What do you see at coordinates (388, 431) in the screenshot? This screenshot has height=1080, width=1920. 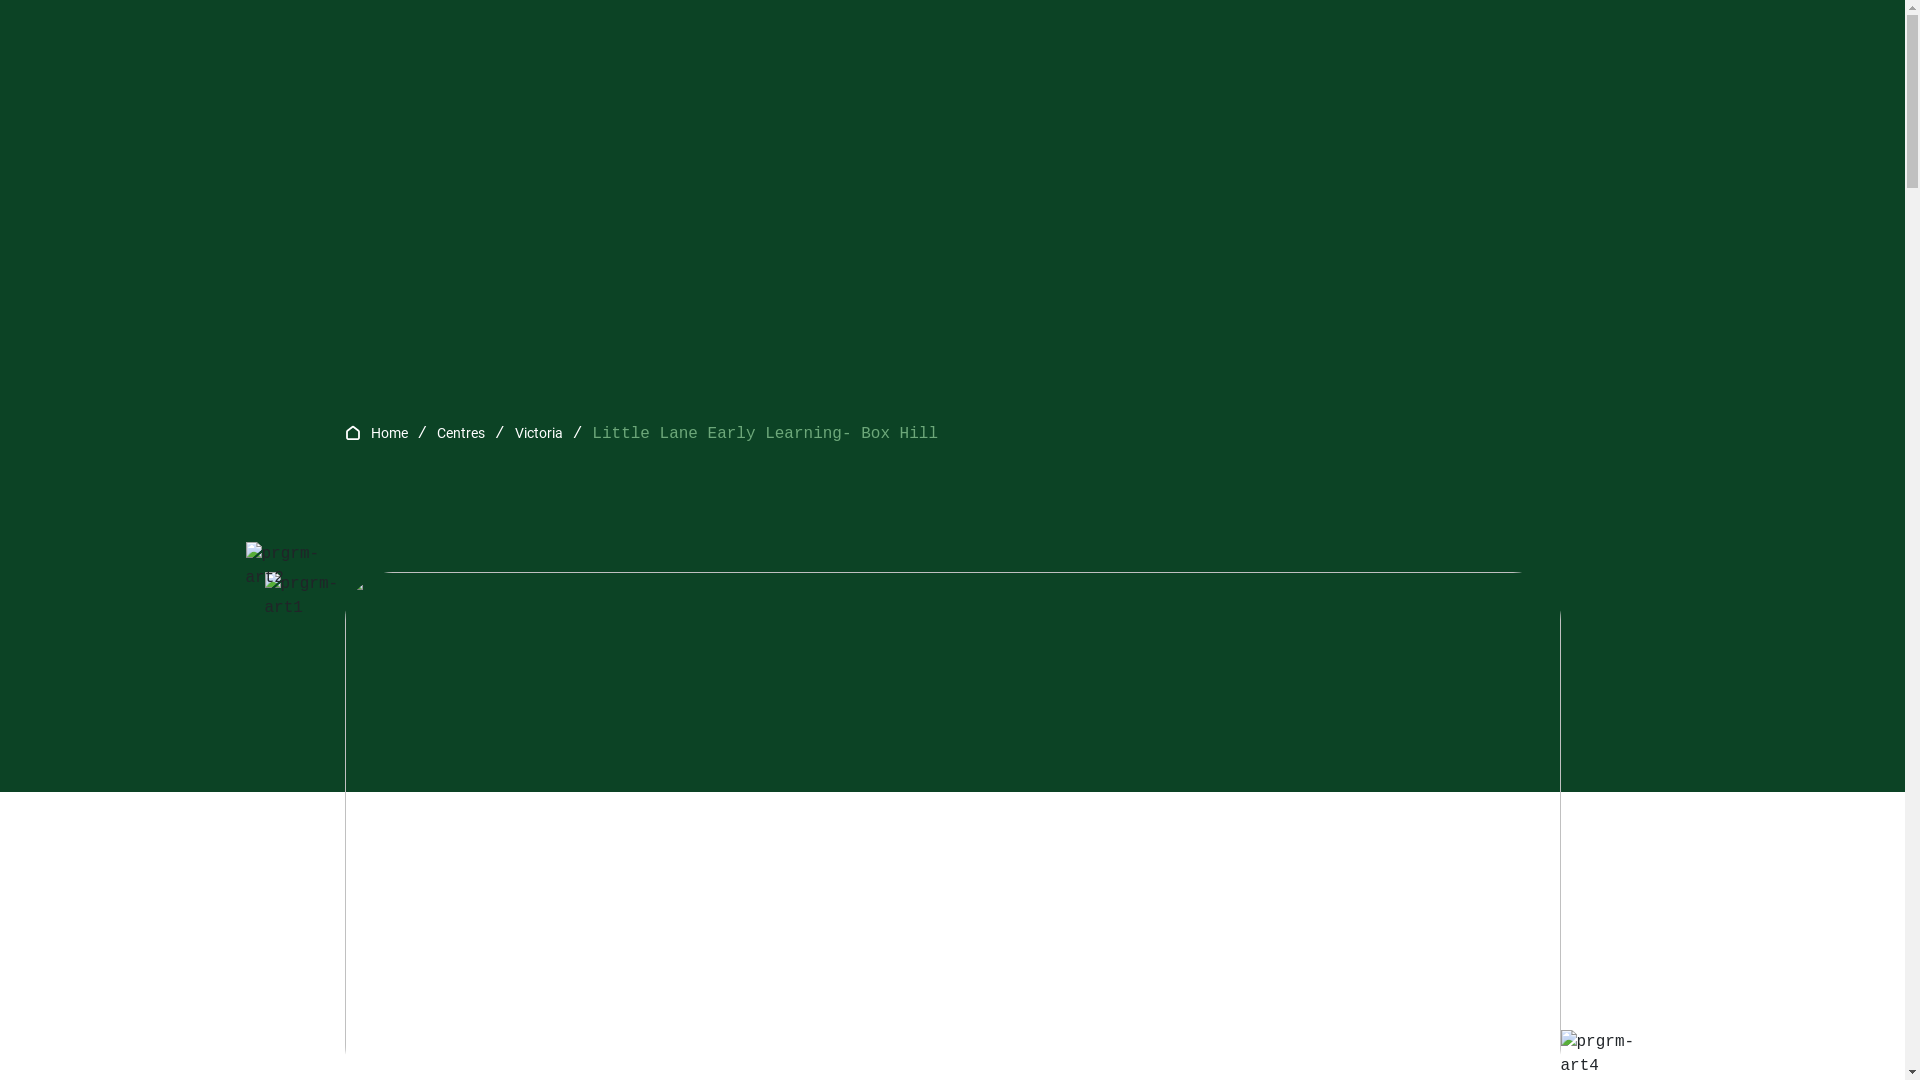 I see `'Home'` at bounding box center [388, 431].